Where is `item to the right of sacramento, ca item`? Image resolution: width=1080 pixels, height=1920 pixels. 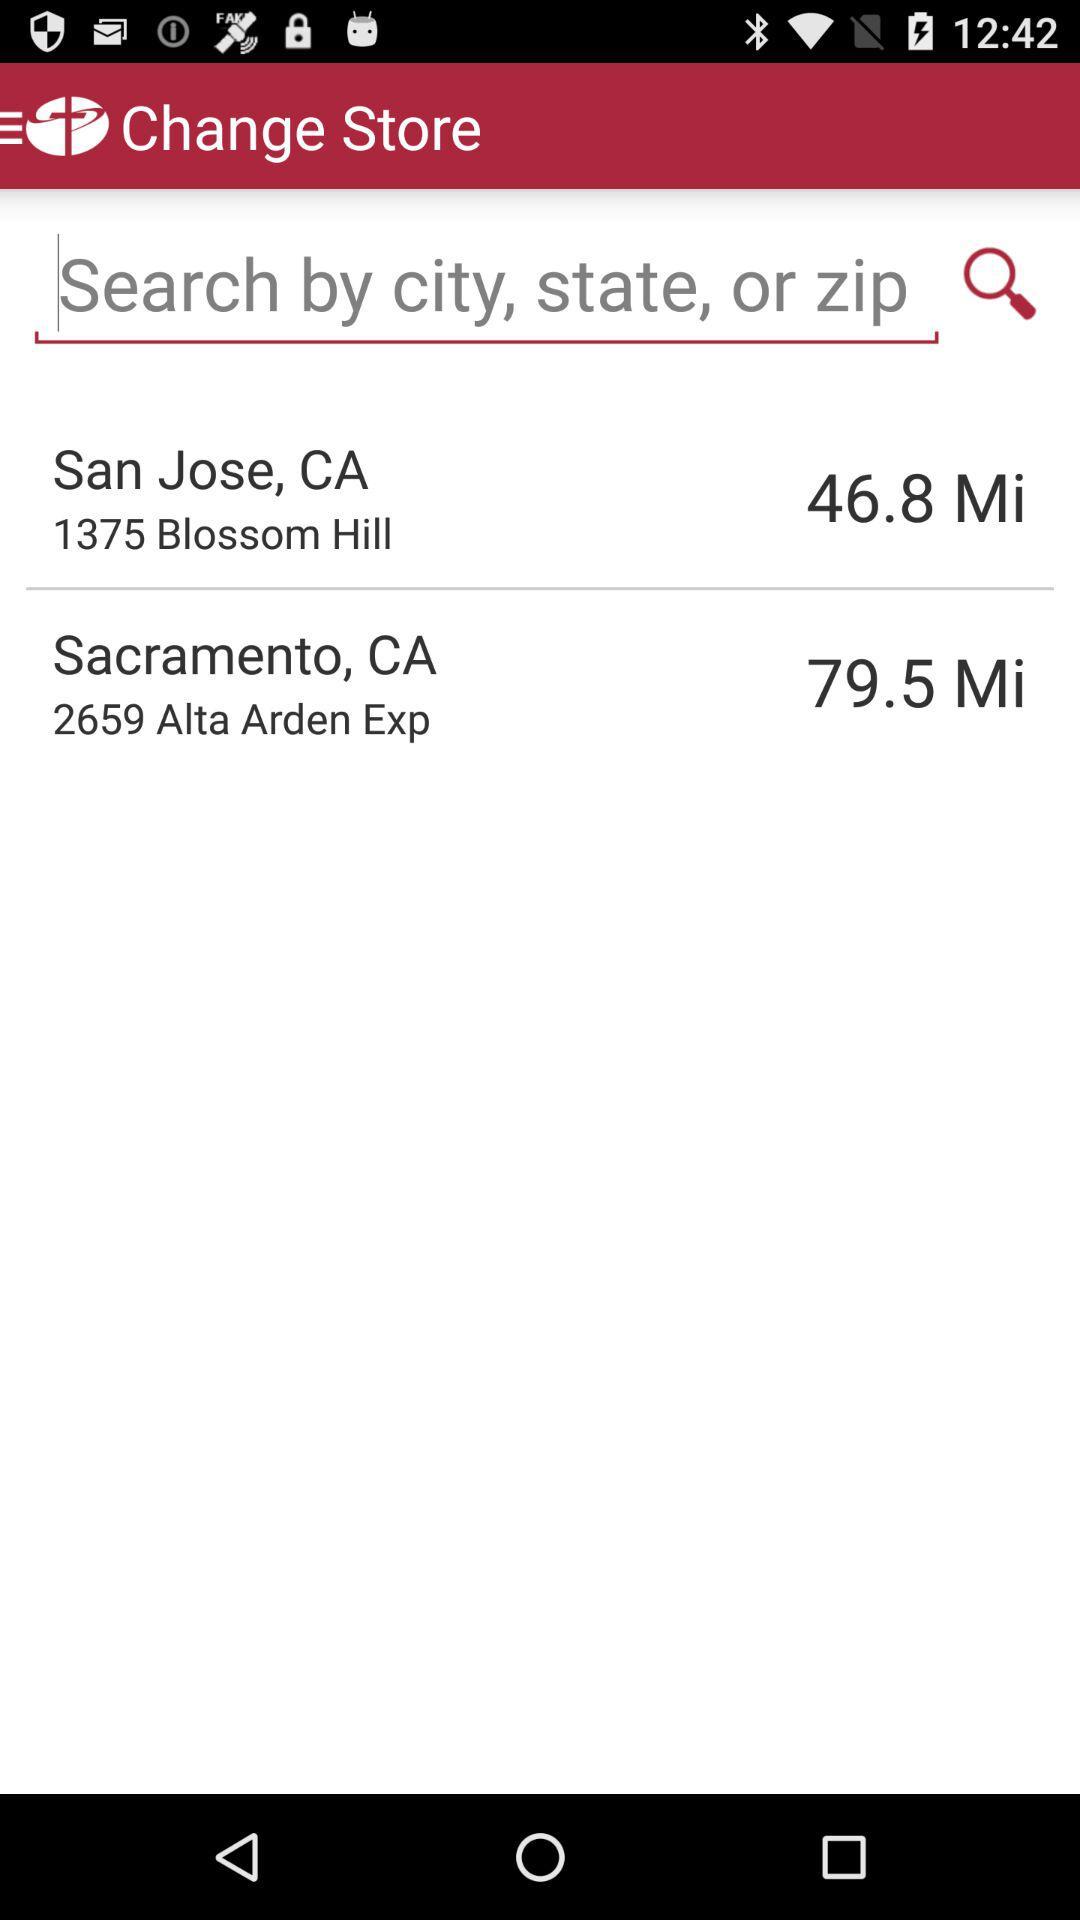 item to the right of sacramento, ca item is located at coordinates (815, 681).